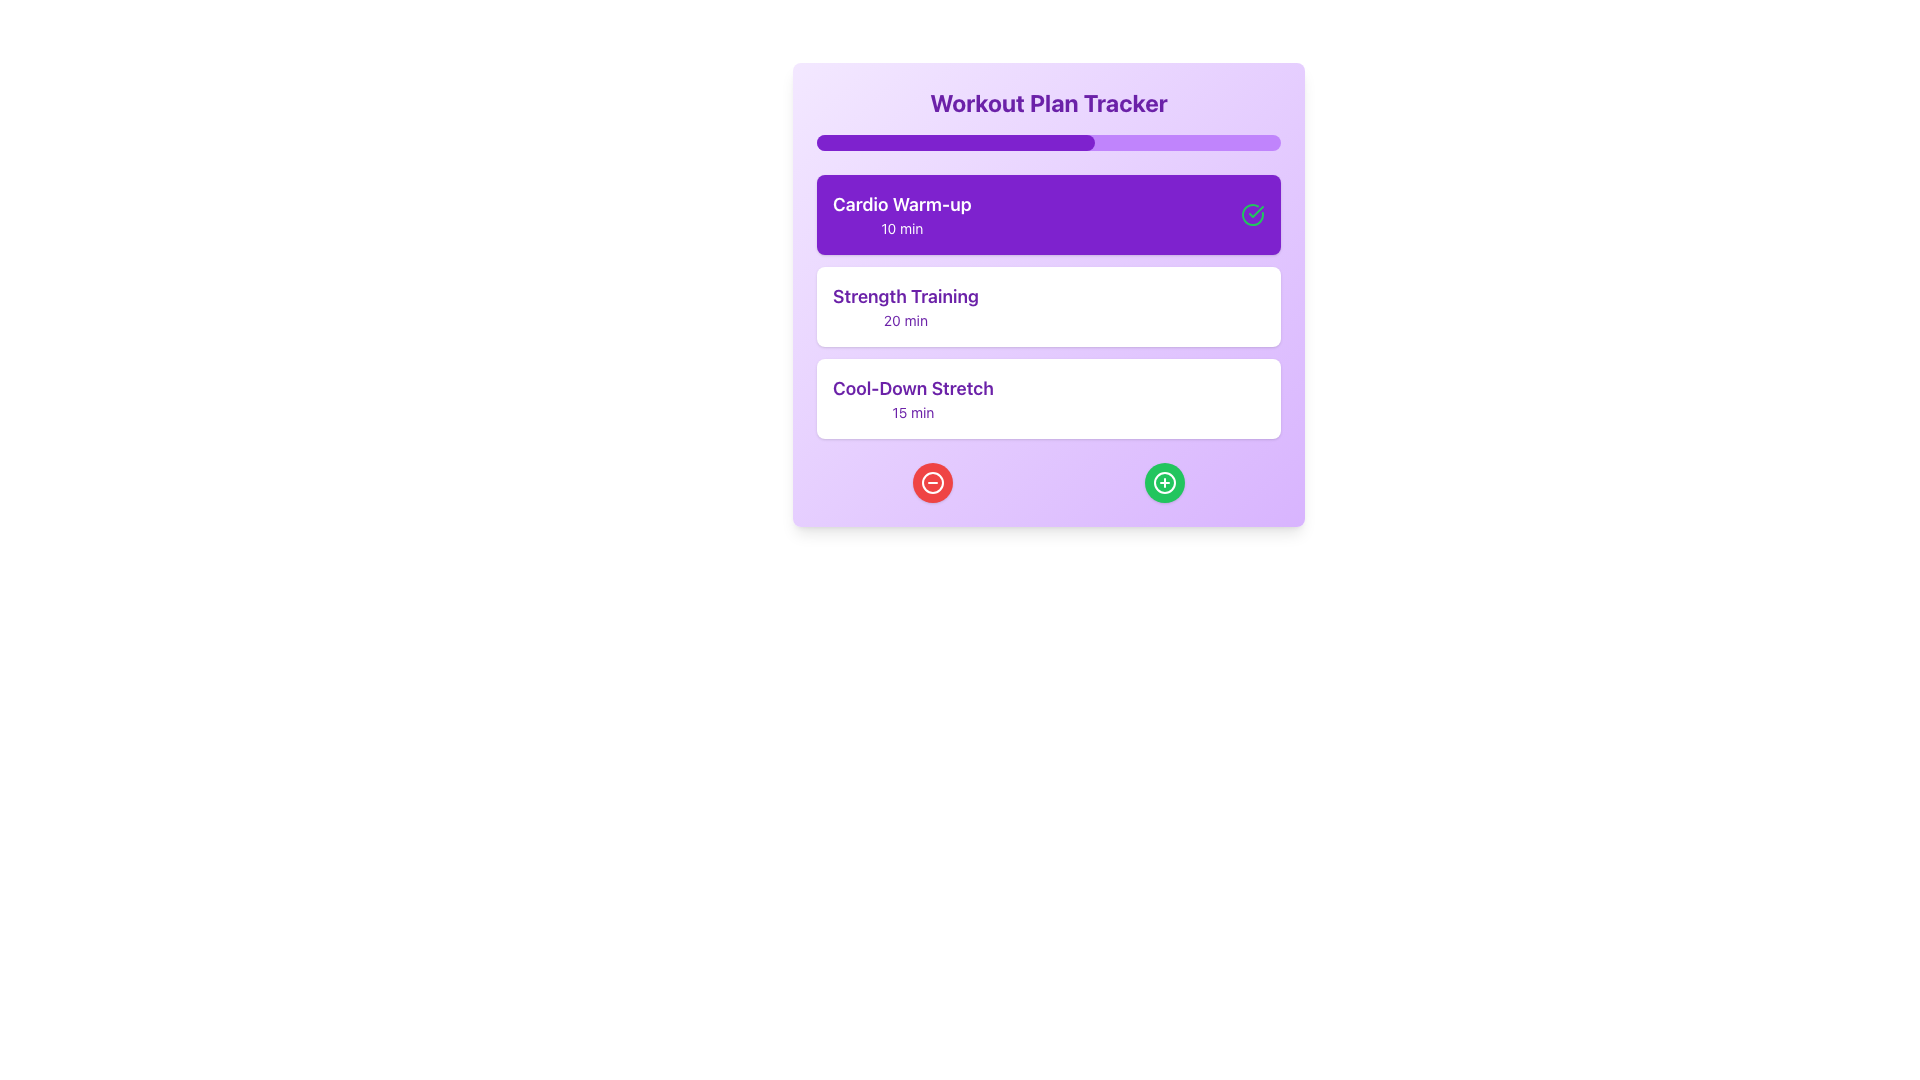  I want to click on the Progress Indicator located centrally at the top of the interface, just below the title 'Workout Plan Tracker', so click(955, 141).